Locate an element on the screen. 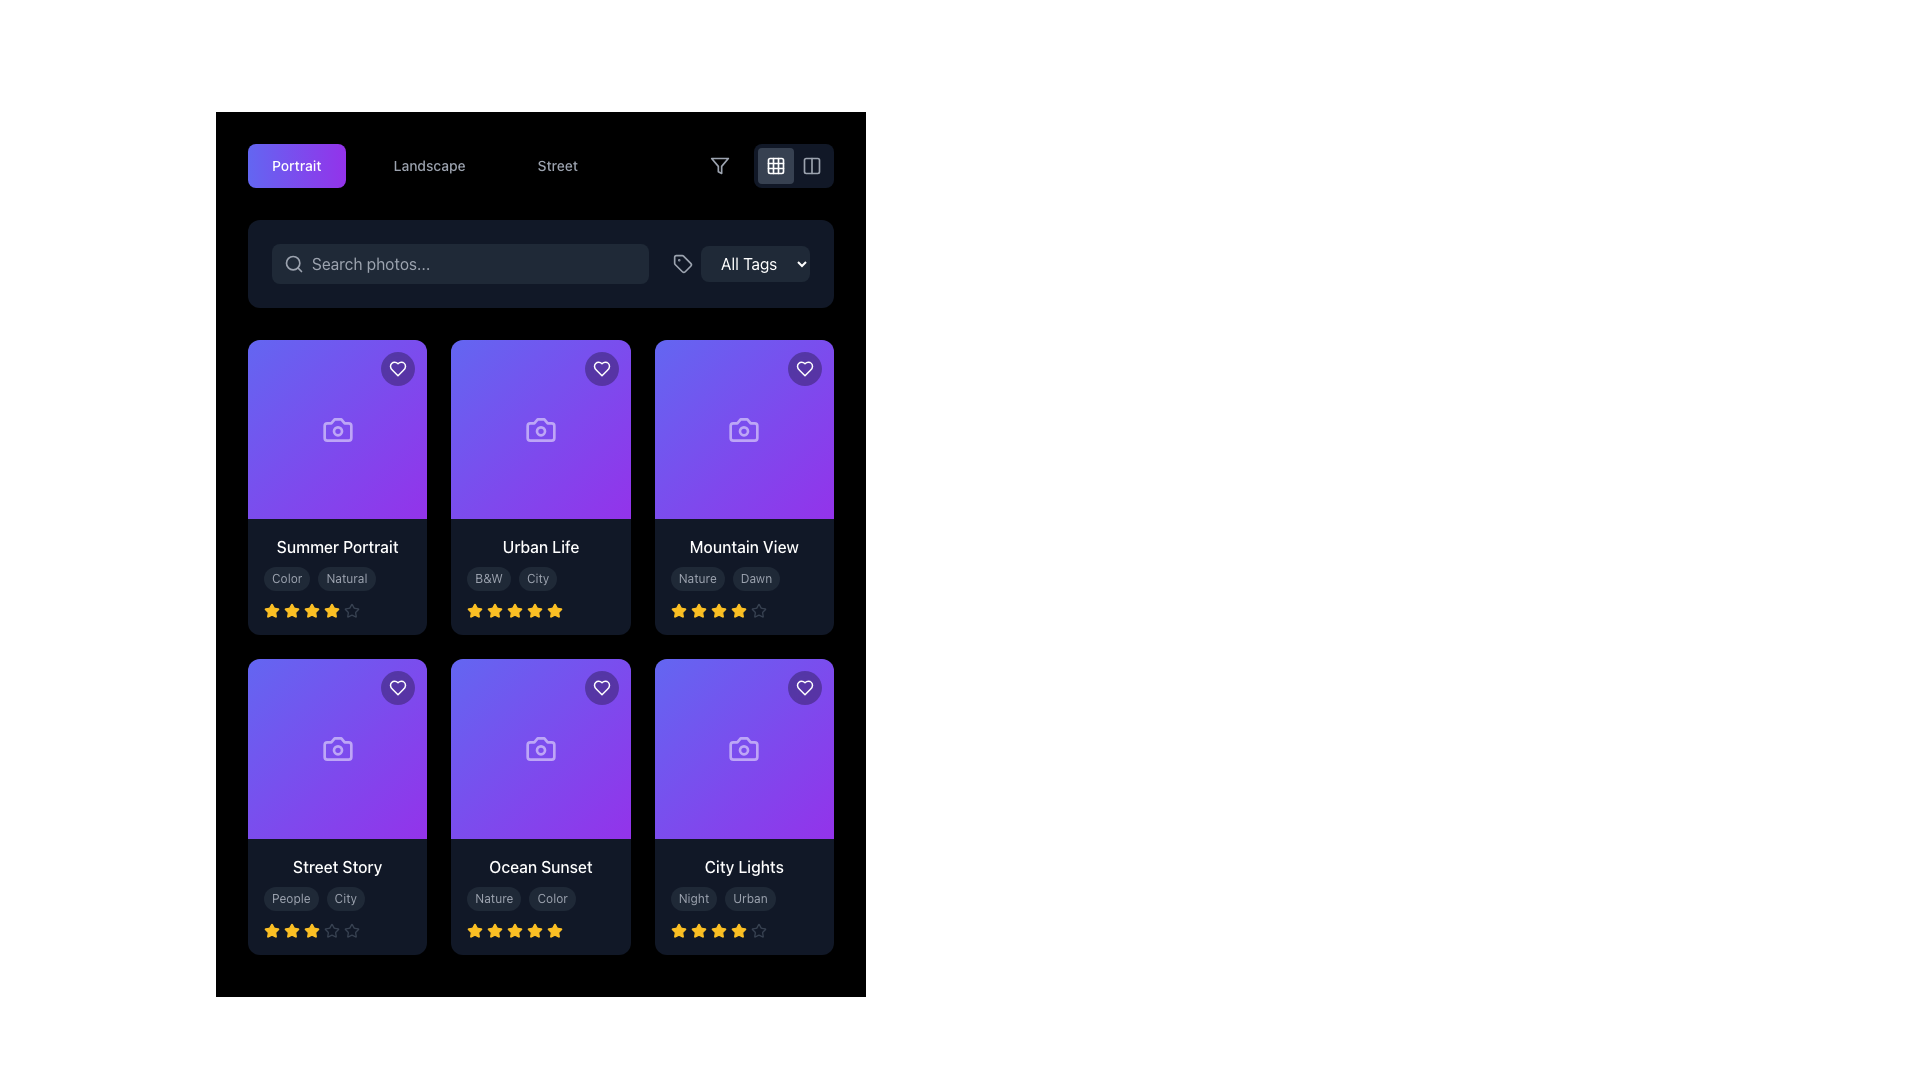 This screenshot has height=1080, width=1920. displayed tags 'Night' and 'Urban' from the 'City Lights' photo category card located in the bottom-right corner of the grid layout is located at coordinates (743, 805).